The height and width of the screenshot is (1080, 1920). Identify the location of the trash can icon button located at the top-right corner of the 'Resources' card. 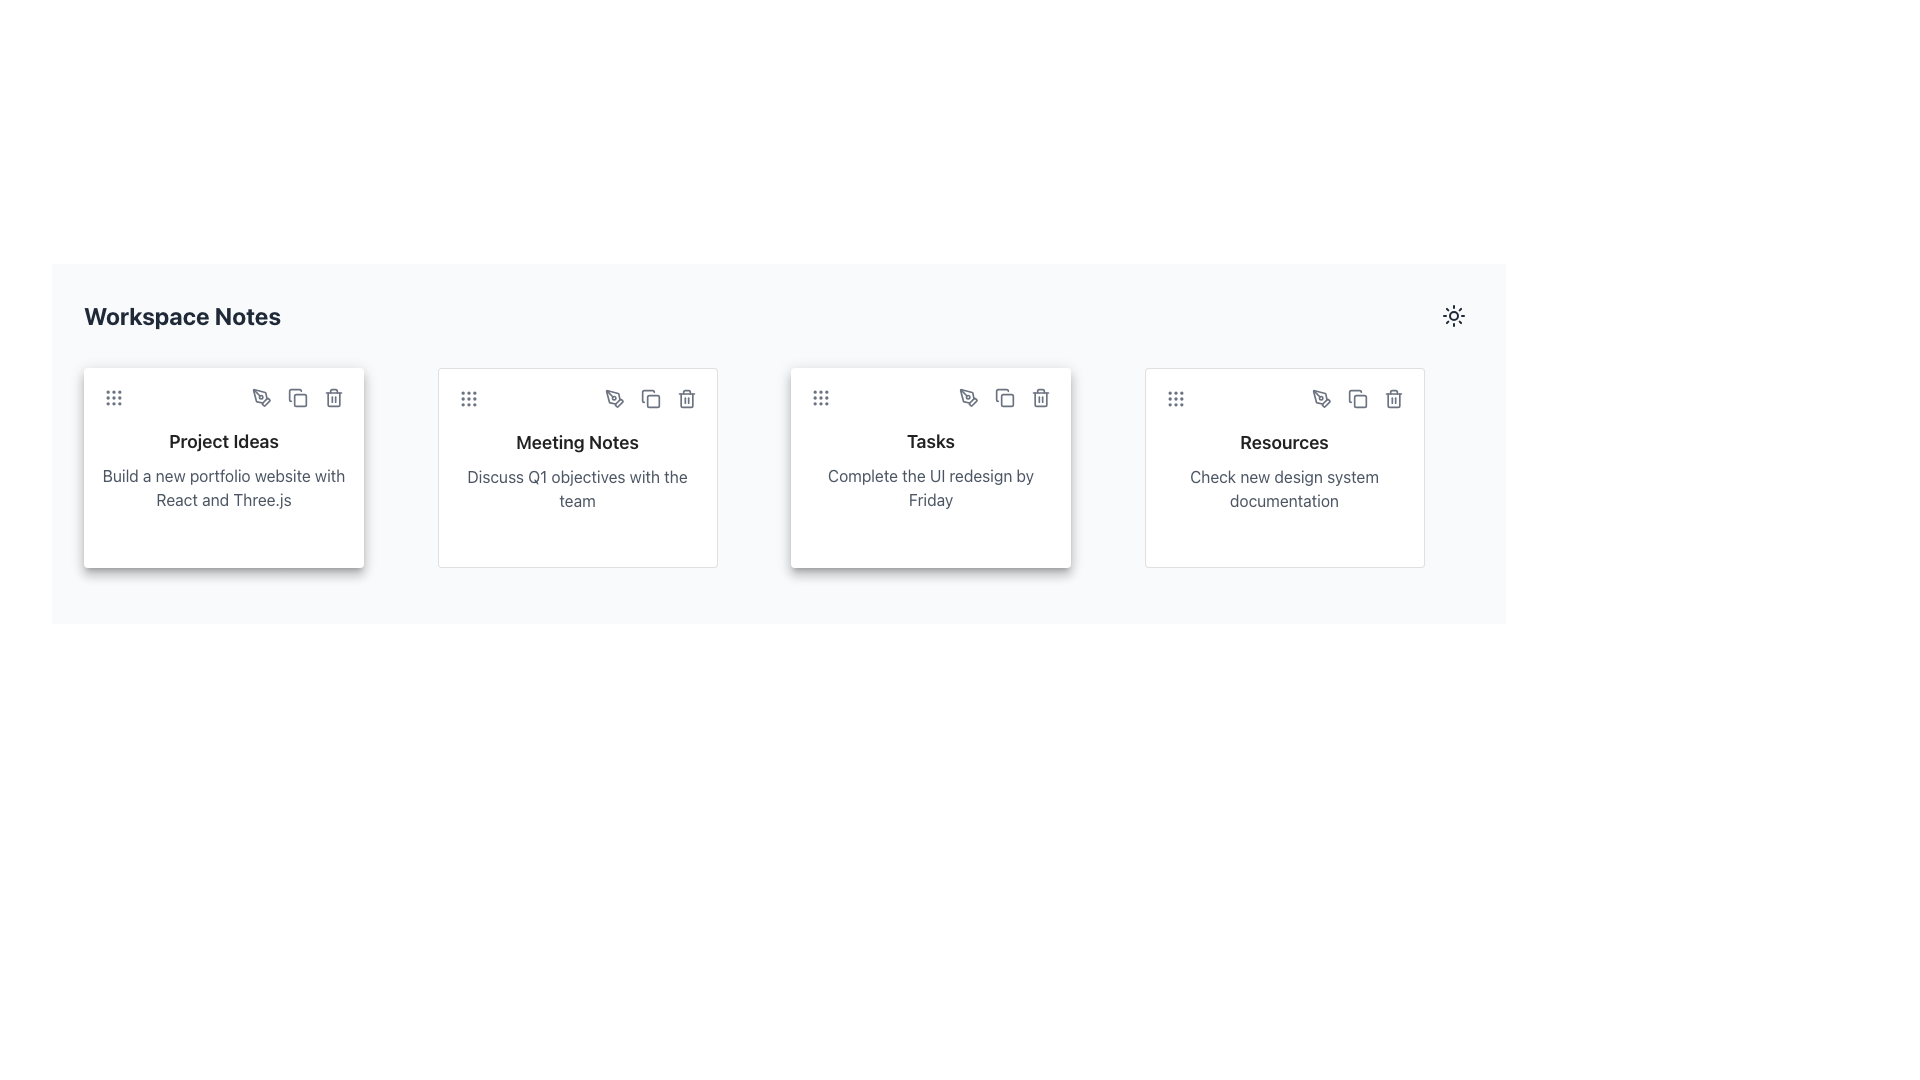
(1392, 398).